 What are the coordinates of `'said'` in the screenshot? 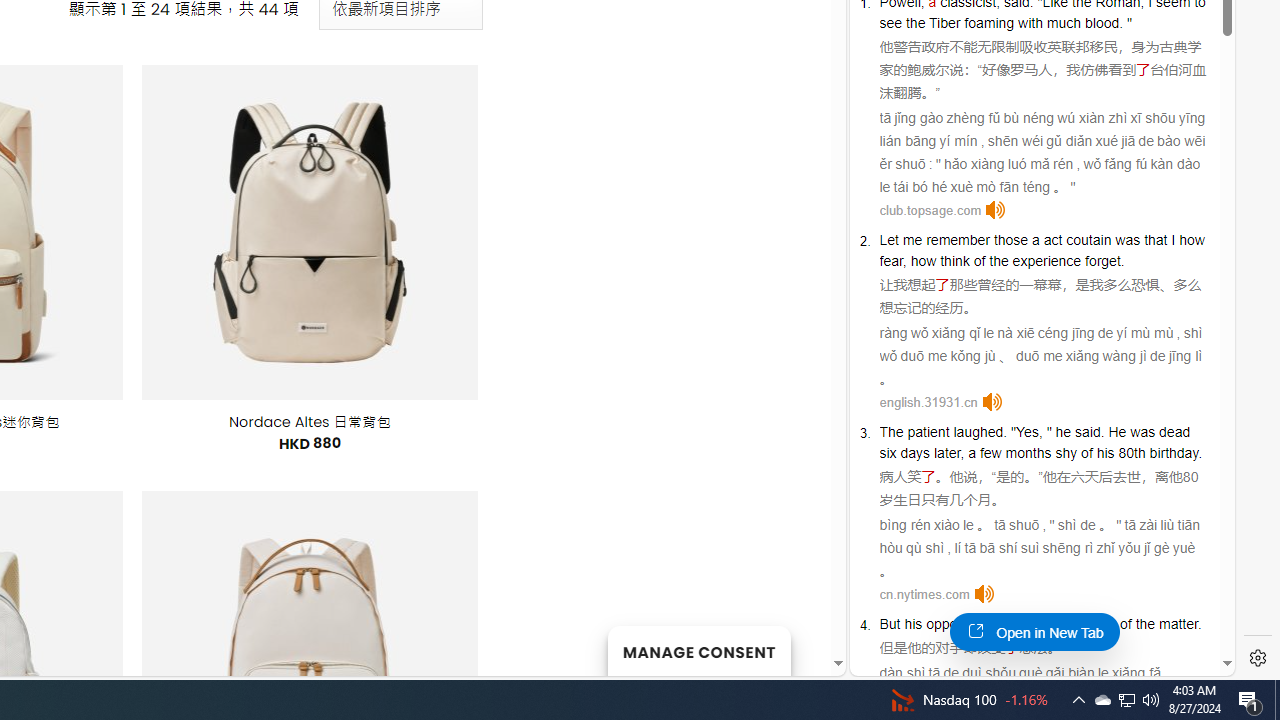 It's located at (1087, 431).